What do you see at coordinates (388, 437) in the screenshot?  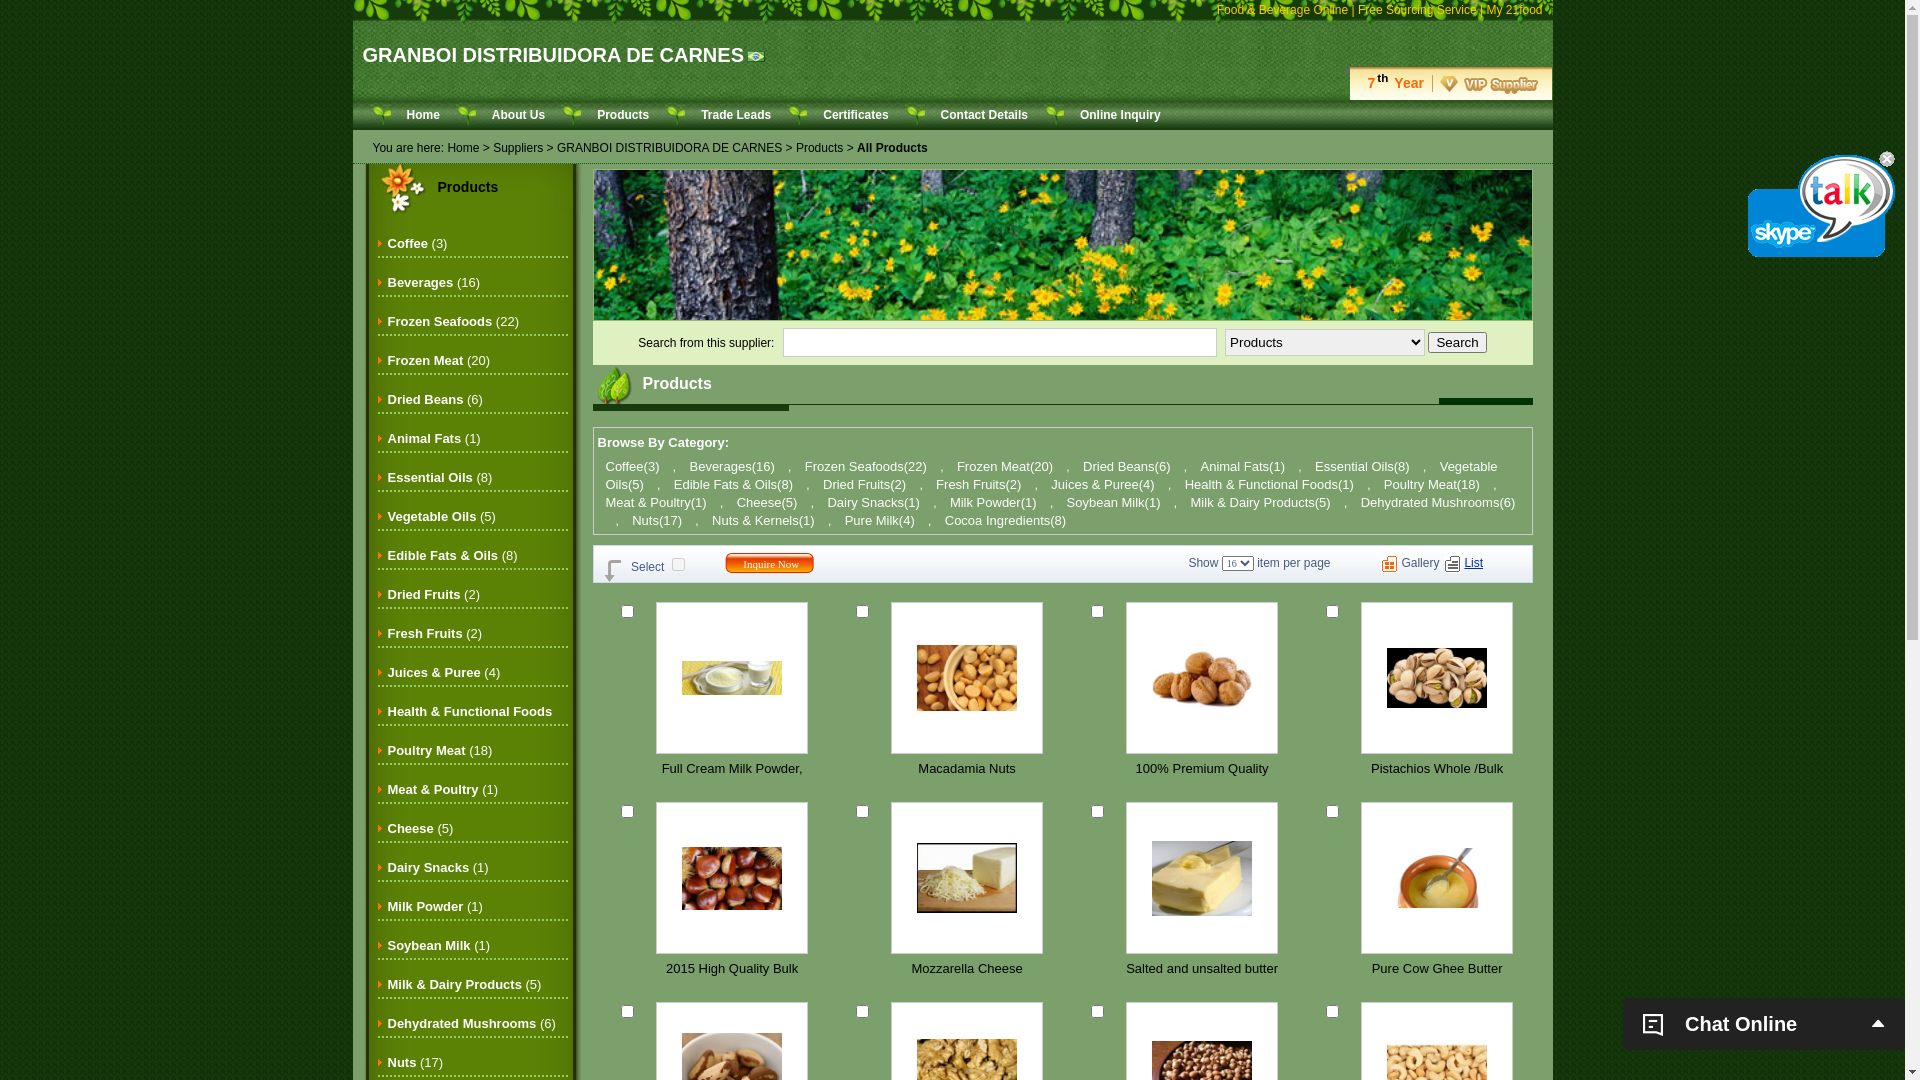 I see `'Animal Fats (1)'` at bounding box center [388, 437].